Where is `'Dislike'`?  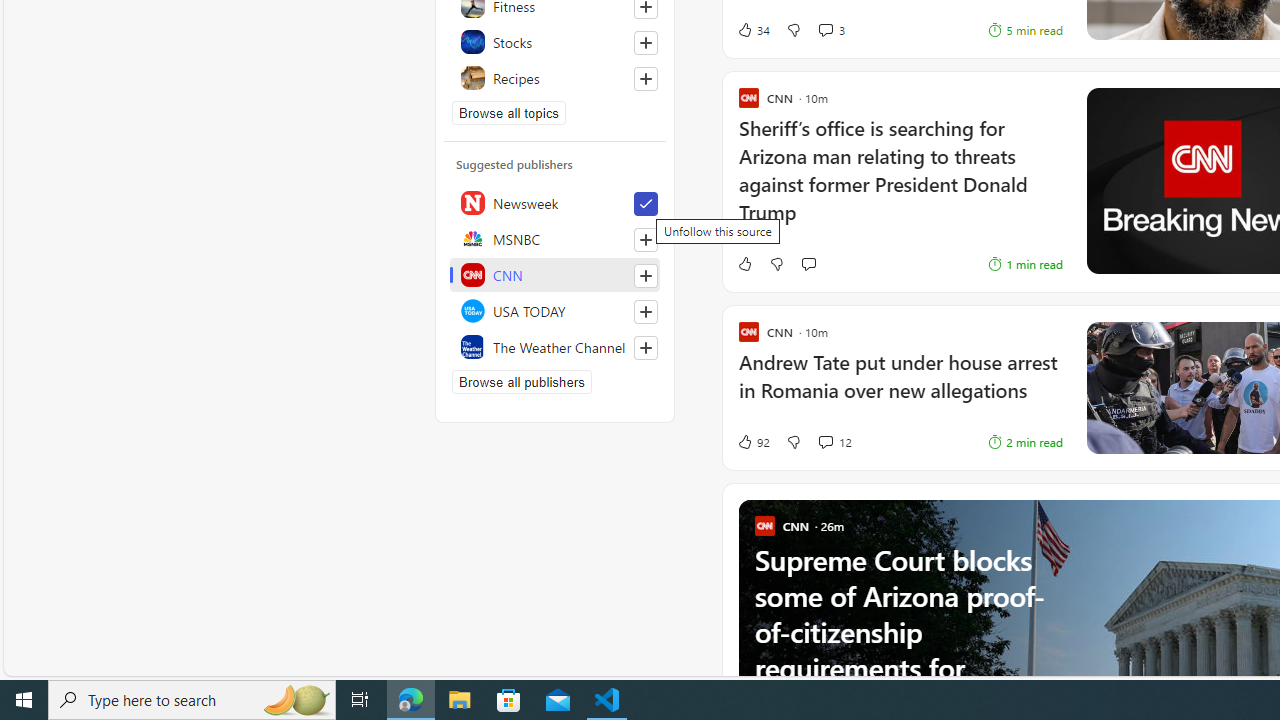
'Dislike' is located at coordinates (792, 441).